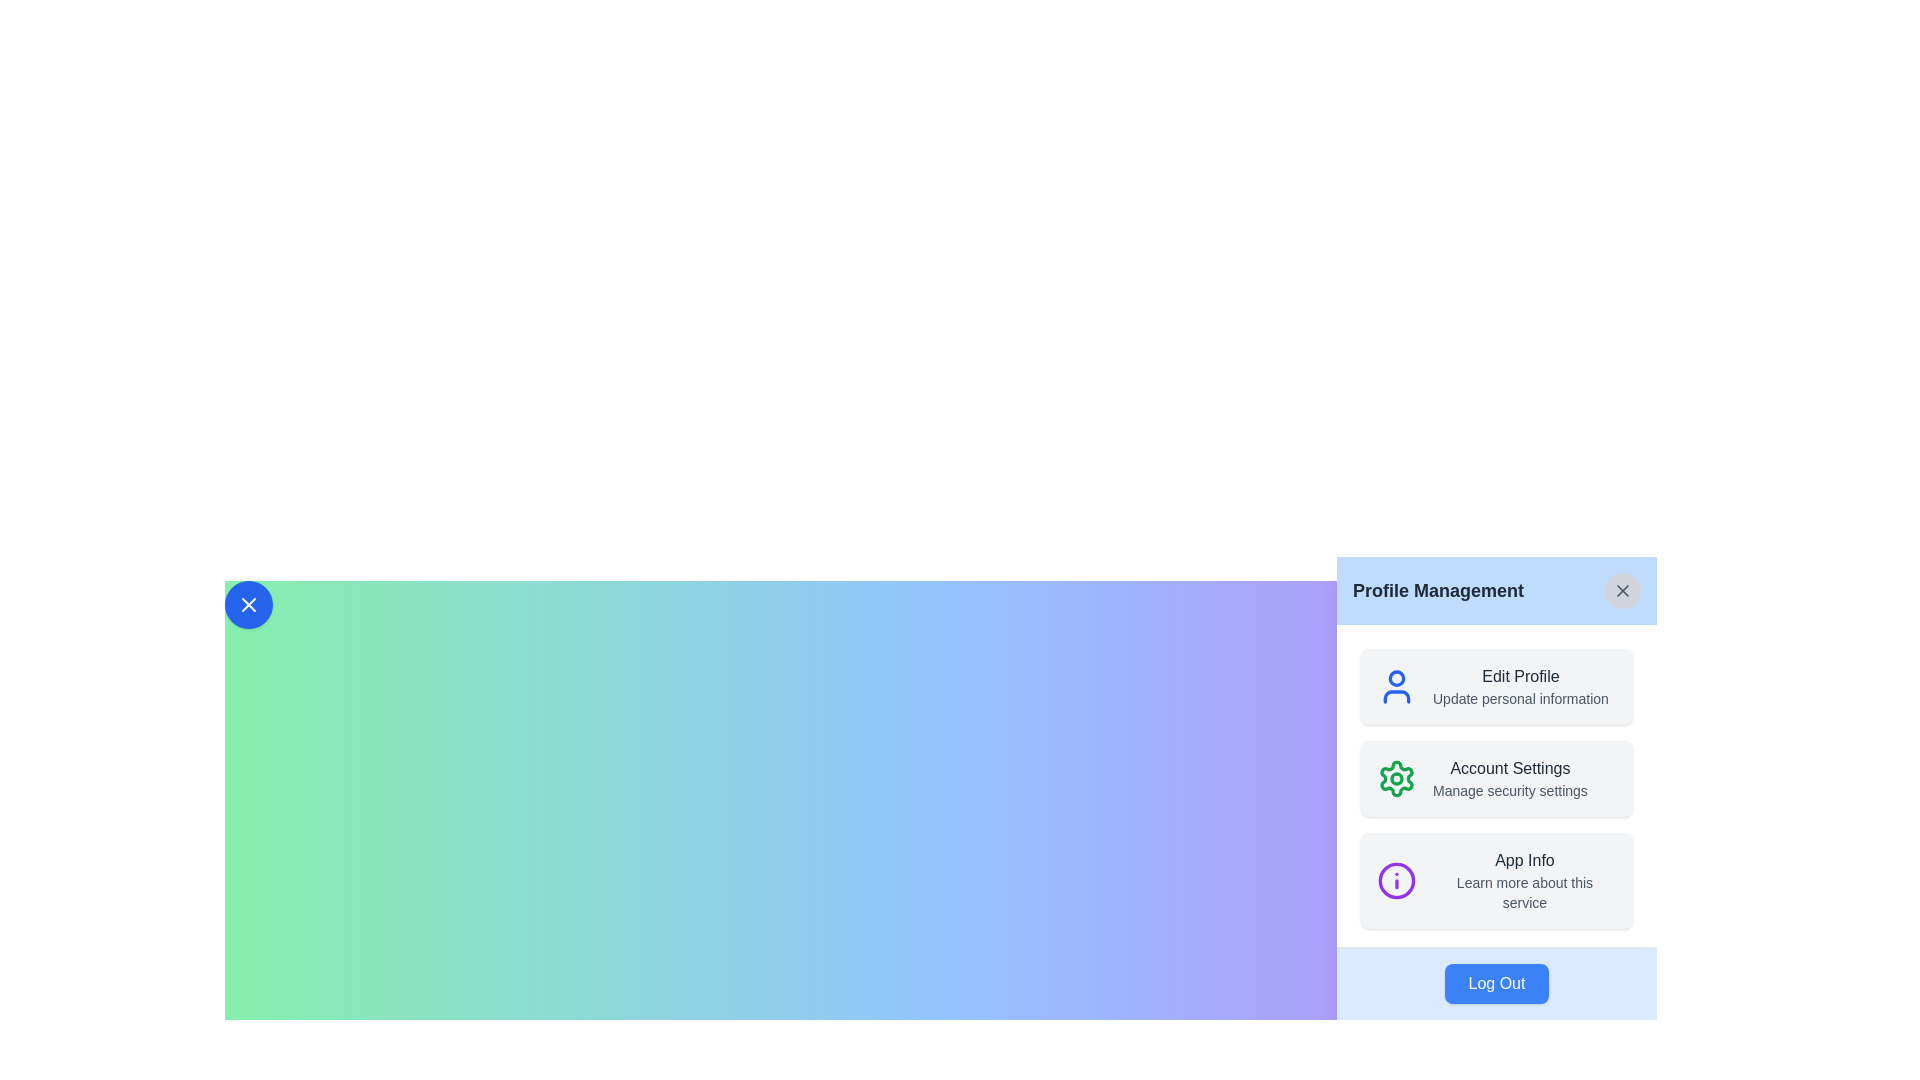  I want to click on the 'Account Settings' text block, which is bold and prominently displayed, so click(1510, 778).